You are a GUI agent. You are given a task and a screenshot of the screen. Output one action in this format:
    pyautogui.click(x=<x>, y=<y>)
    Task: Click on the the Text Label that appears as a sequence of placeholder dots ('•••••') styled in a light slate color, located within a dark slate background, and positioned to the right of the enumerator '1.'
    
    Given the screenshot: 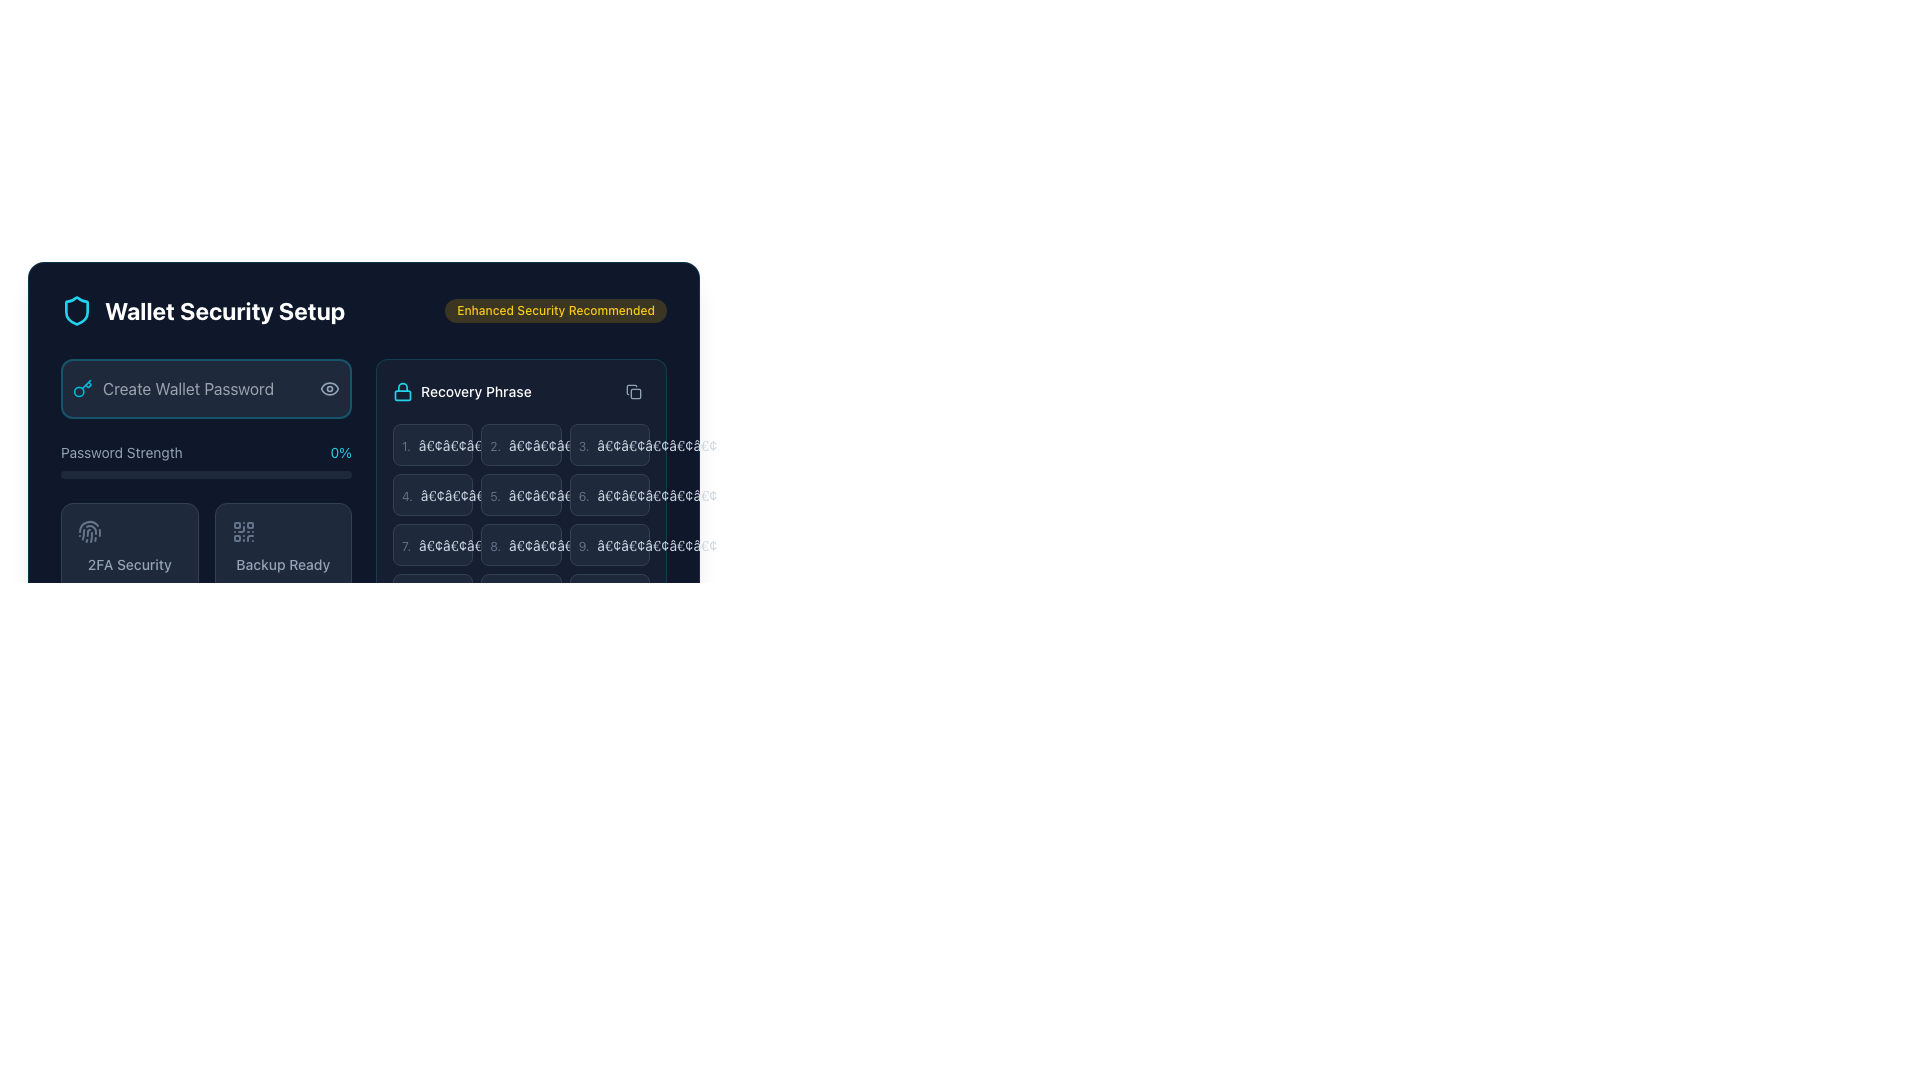 What is the action you would take?
    pyautogui.click(x=477, y=444)
    